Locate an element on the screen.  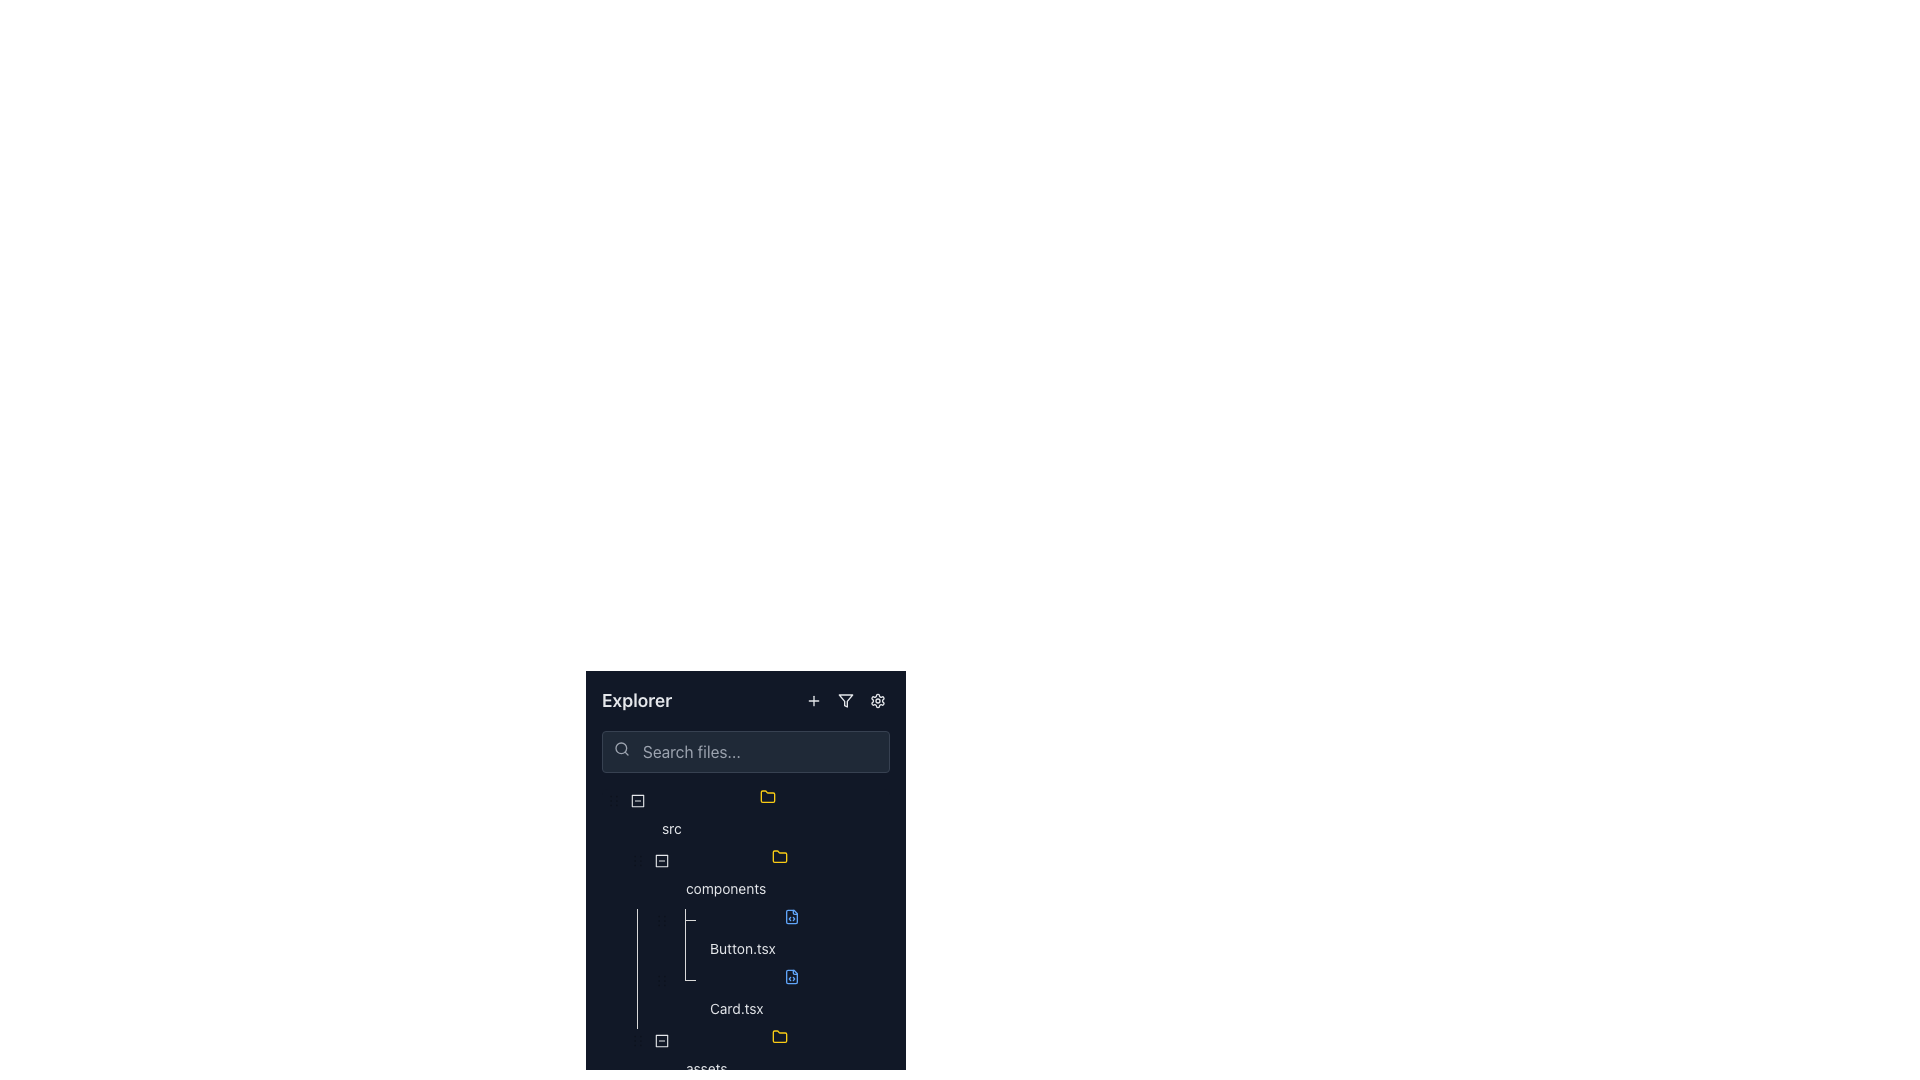
the compact blue icon resembling a document with angle brackets located near the 'Button.tsx' text is located at coordinates (795, 921).